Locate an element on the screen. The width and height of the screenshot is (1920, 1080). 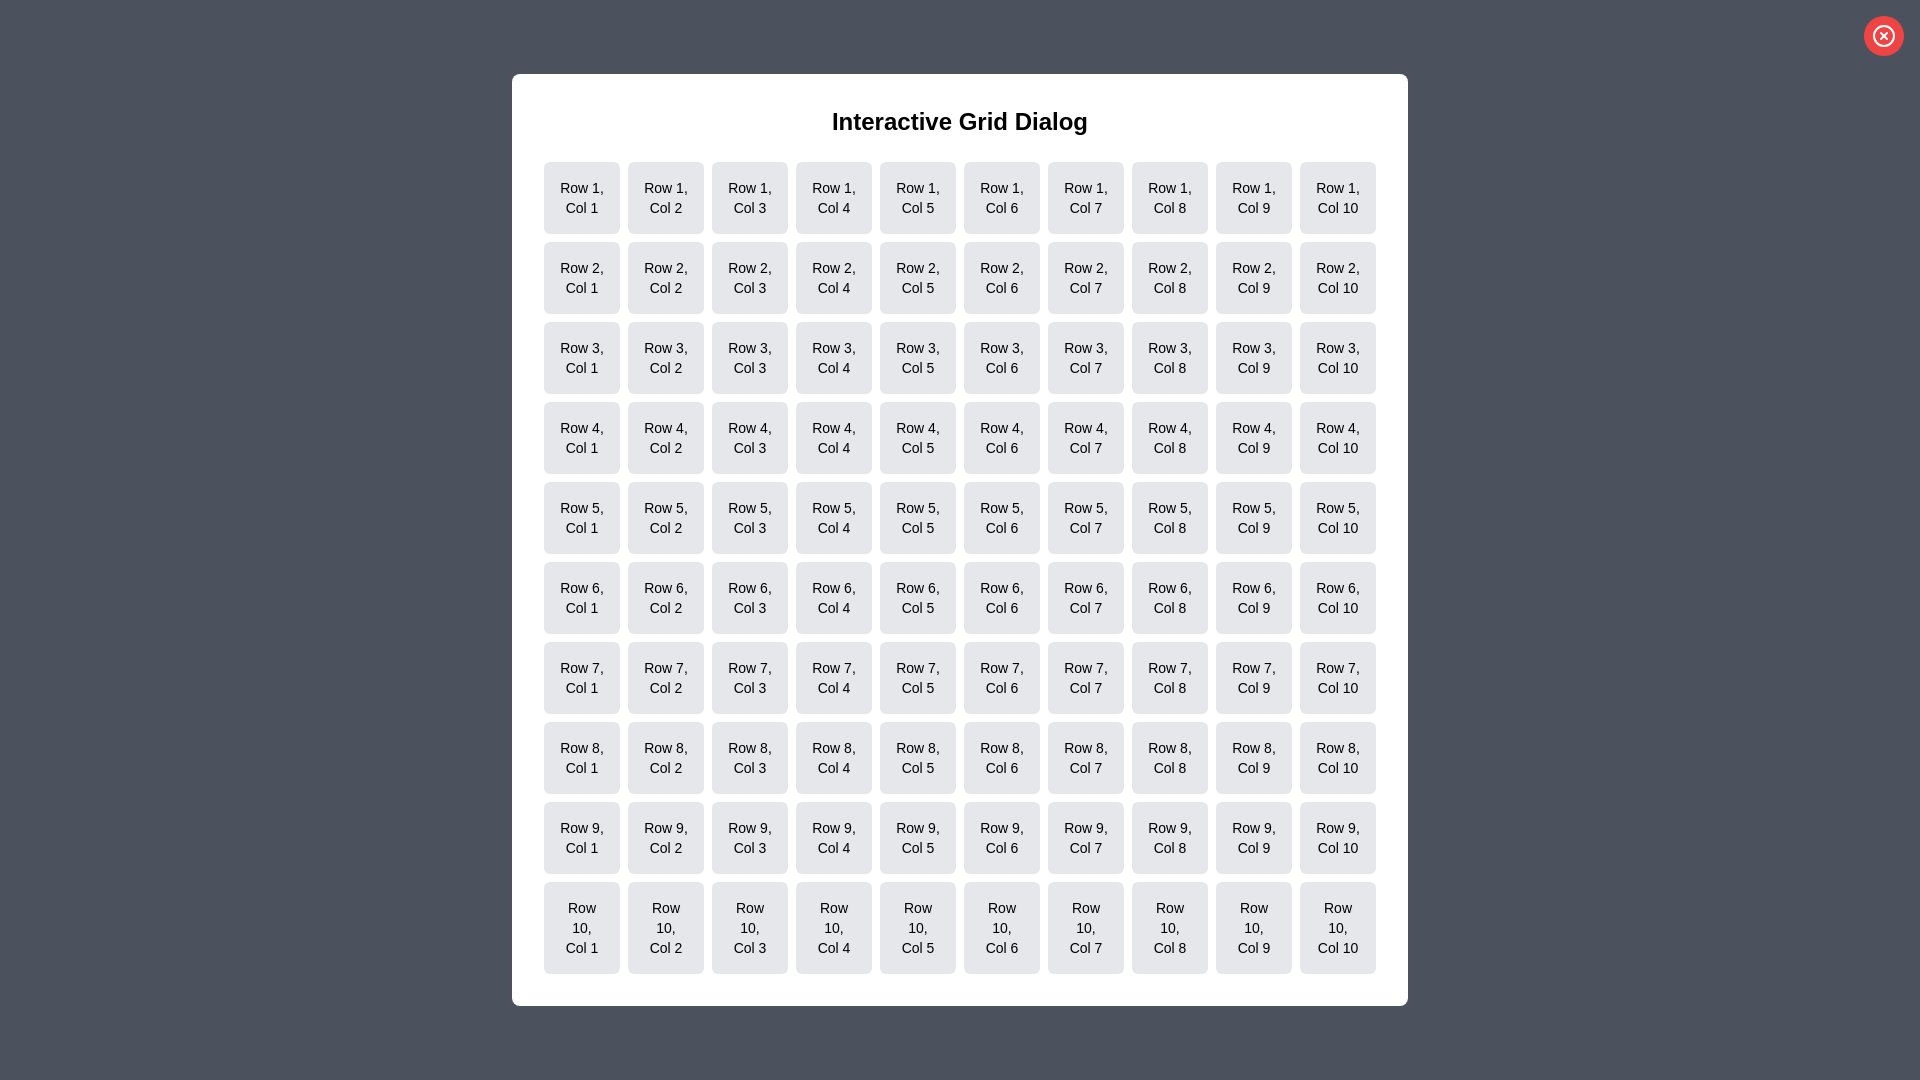
the close button to close the dialog is located at coordinates (1882, 35).